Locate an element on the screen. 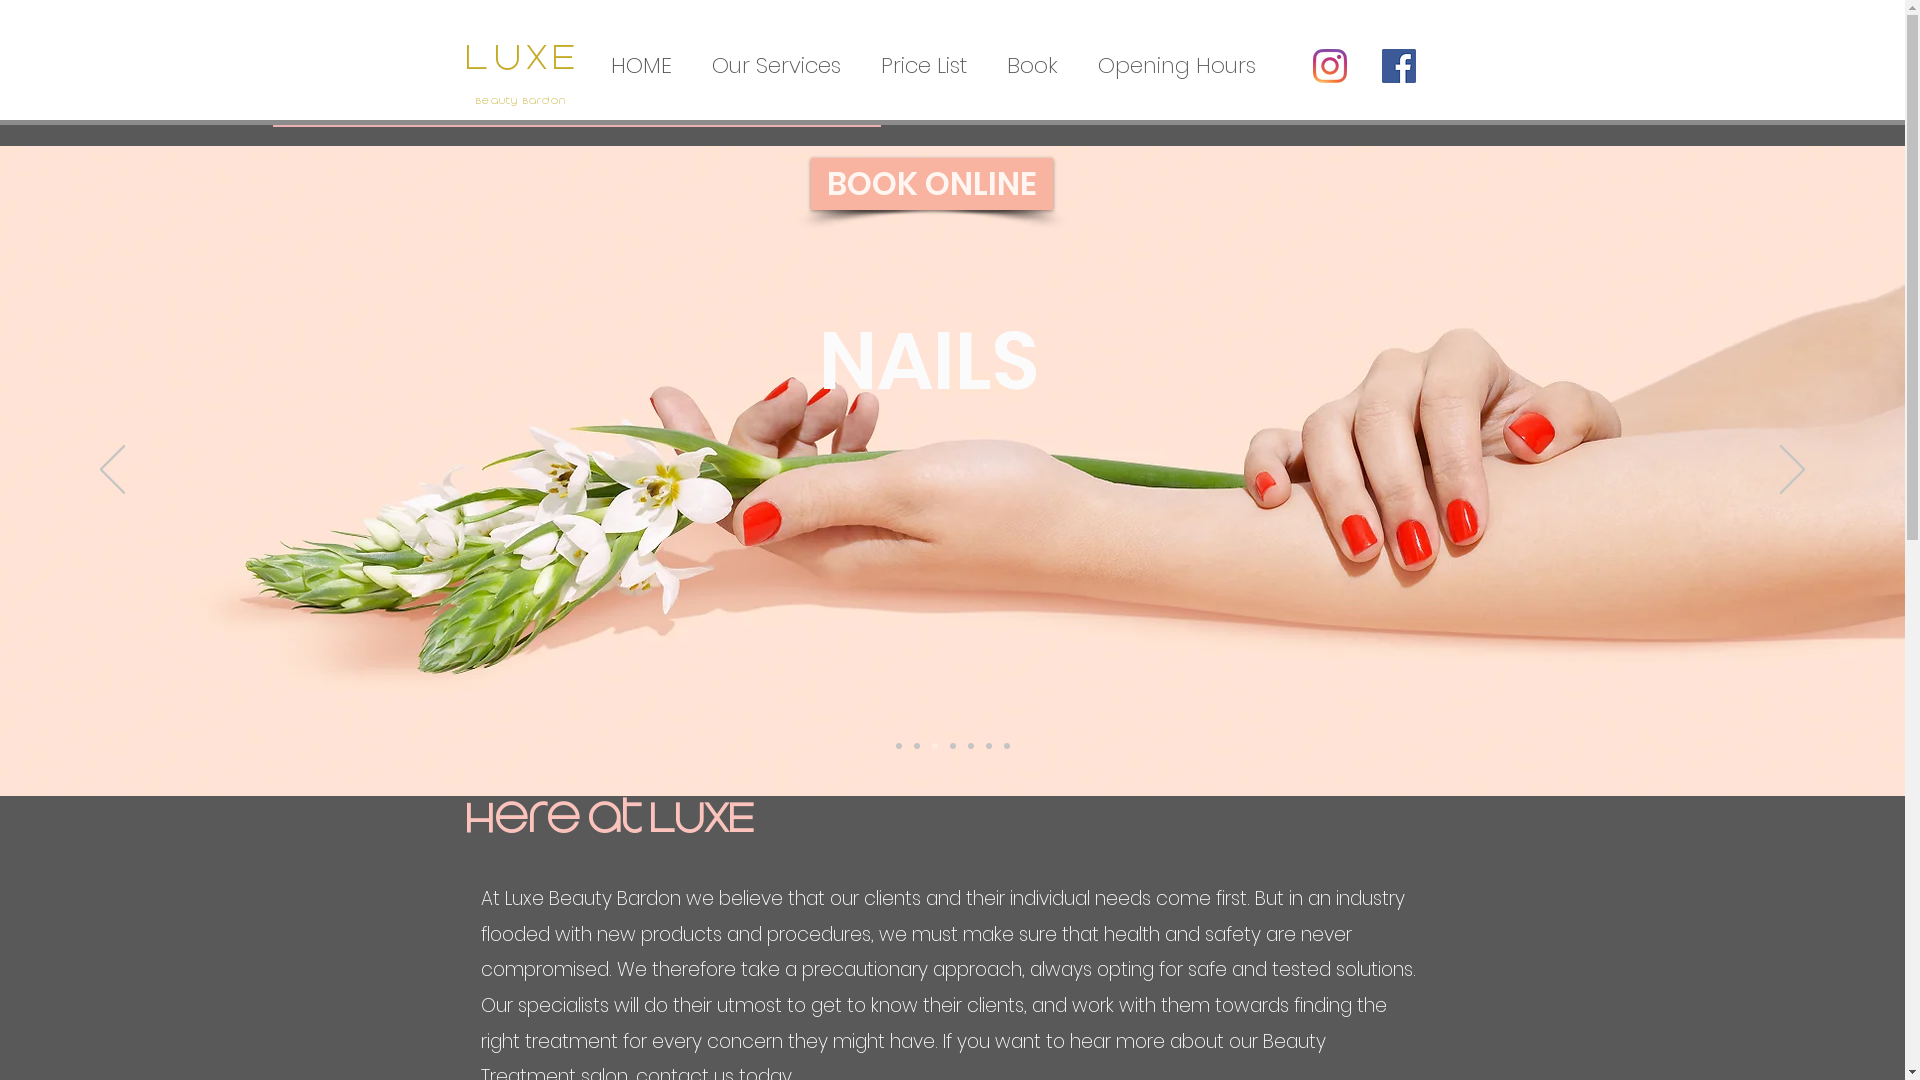 The width and height of the screenshot is (1920, 1080). 'Our Services' is located at coordinates (775, 64).